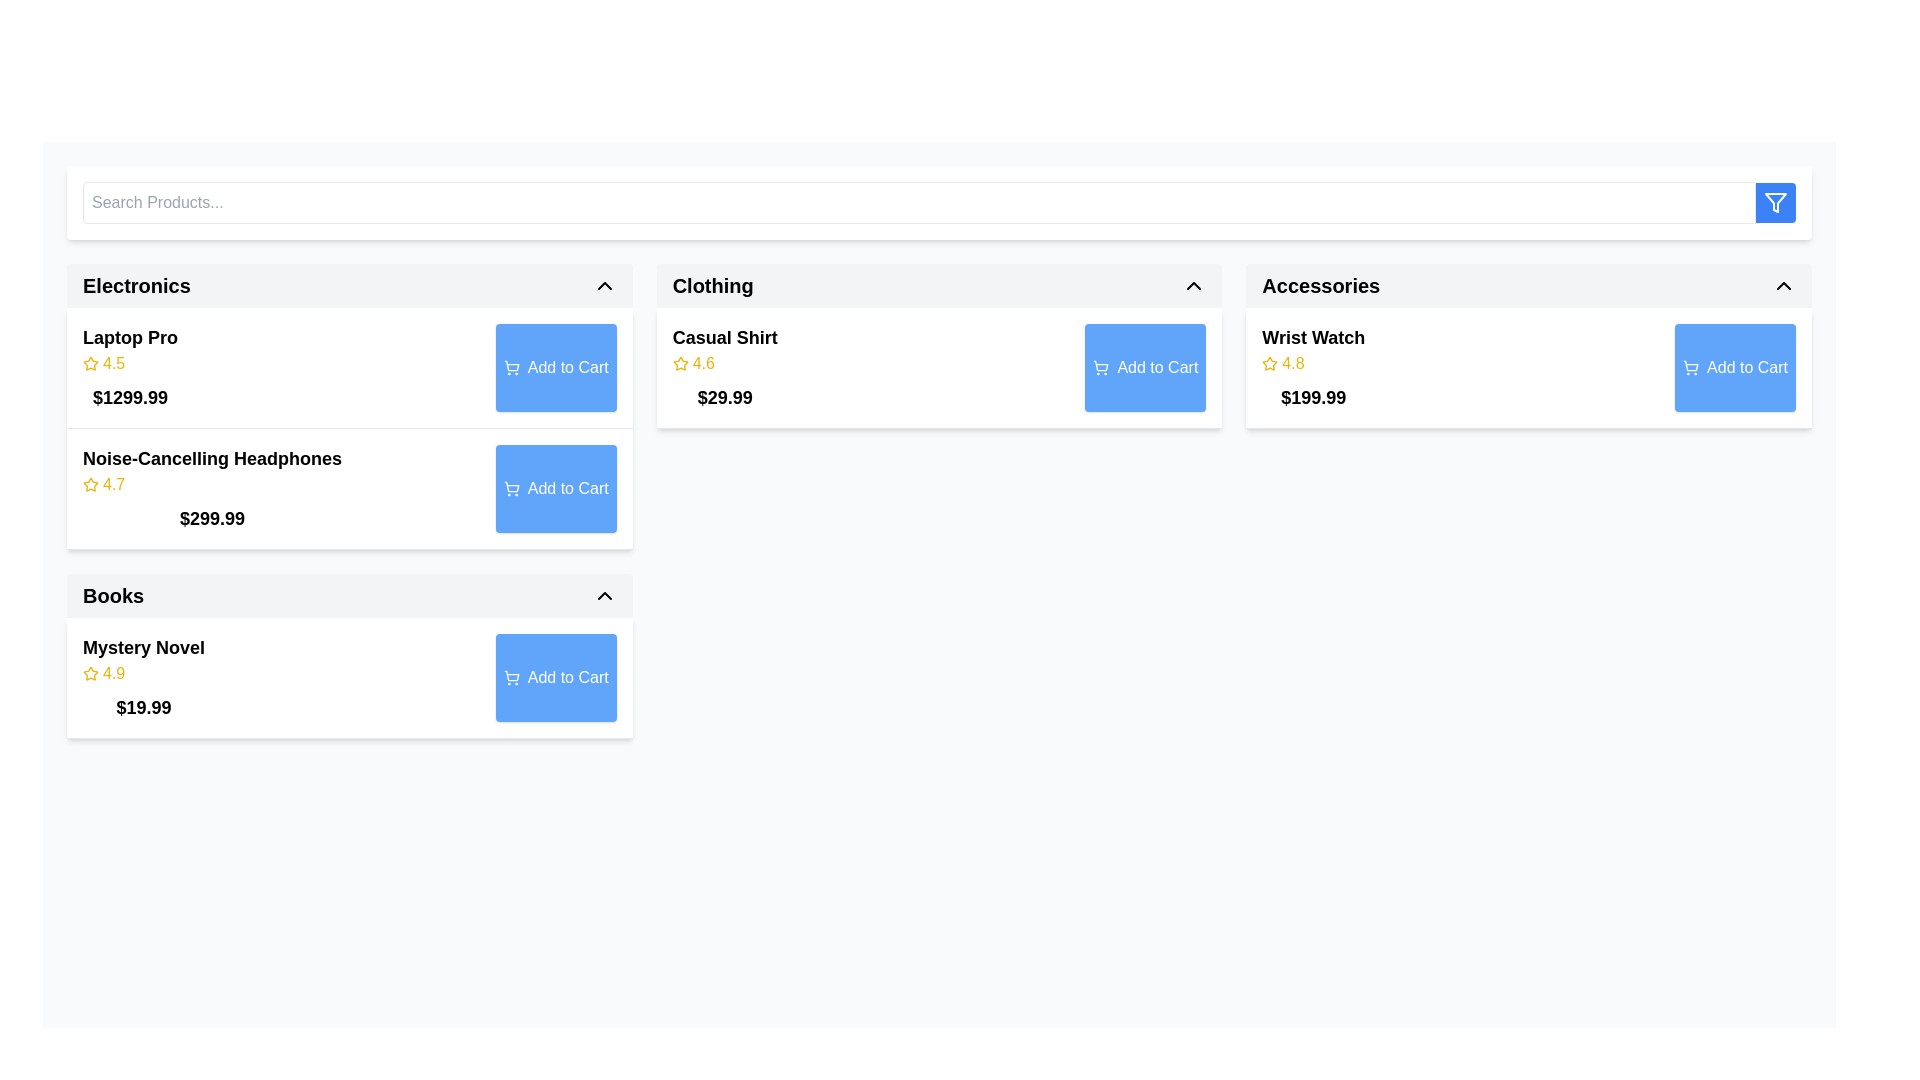 The width and height of the screenshot is (1920, 1080). I want to click on the Product Information Section, which displays the product's name, rating, and price, so click(1313, 367).